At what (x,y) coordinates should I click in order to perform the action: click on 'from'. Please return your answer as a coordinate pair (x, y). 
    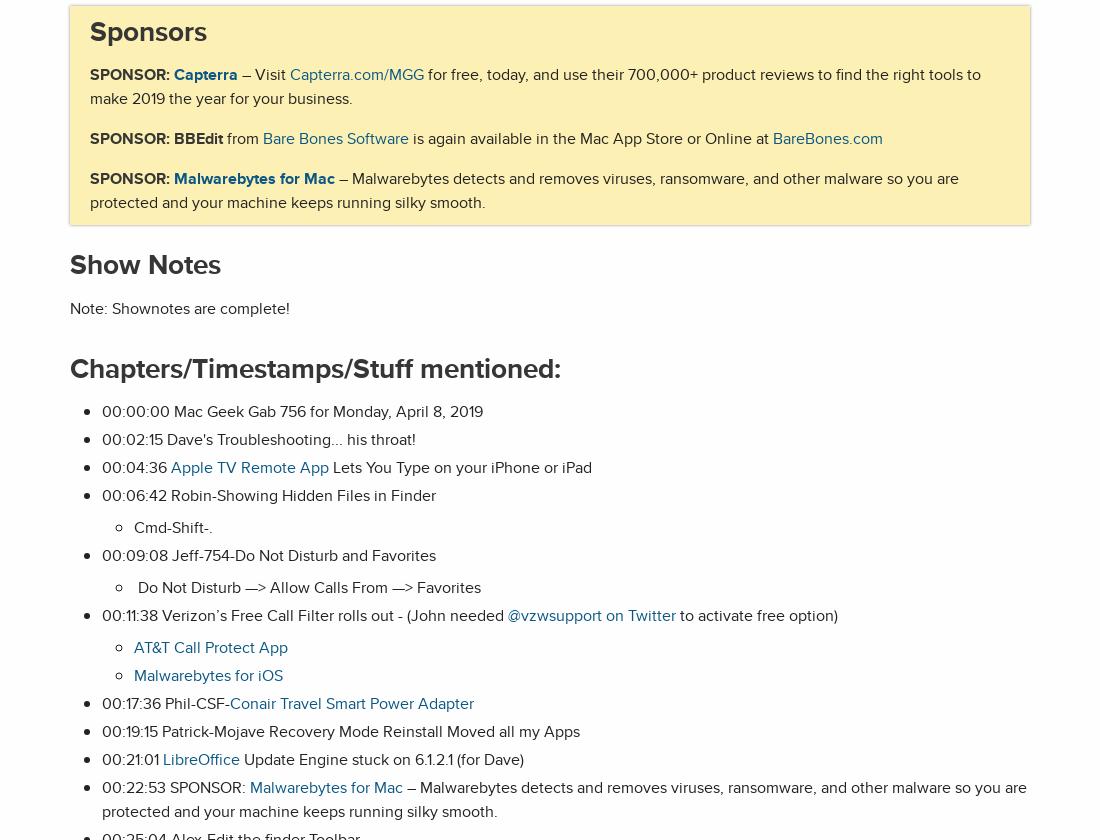
    Looking at the image, I should click on (242, 138).